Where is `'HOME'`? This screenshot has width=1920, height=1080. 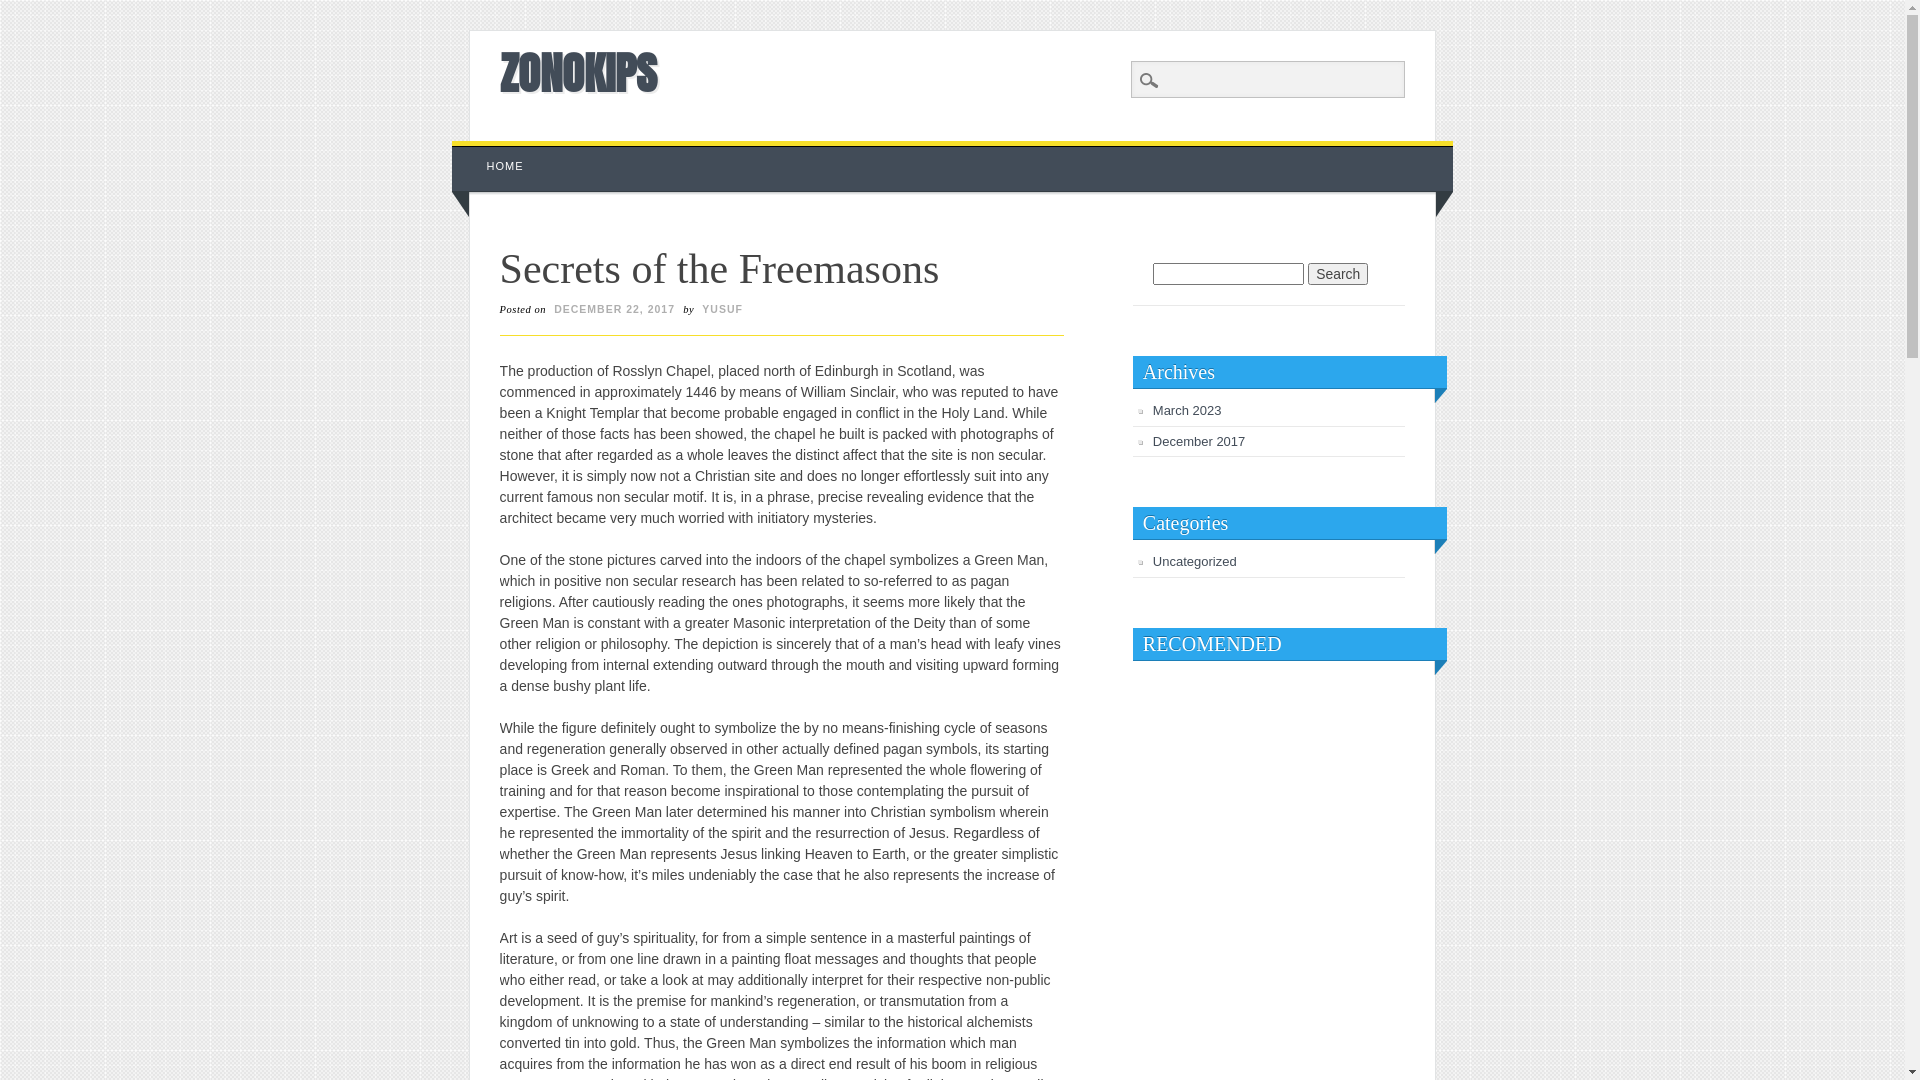 'HOME' is located at coordinates (505, 165).